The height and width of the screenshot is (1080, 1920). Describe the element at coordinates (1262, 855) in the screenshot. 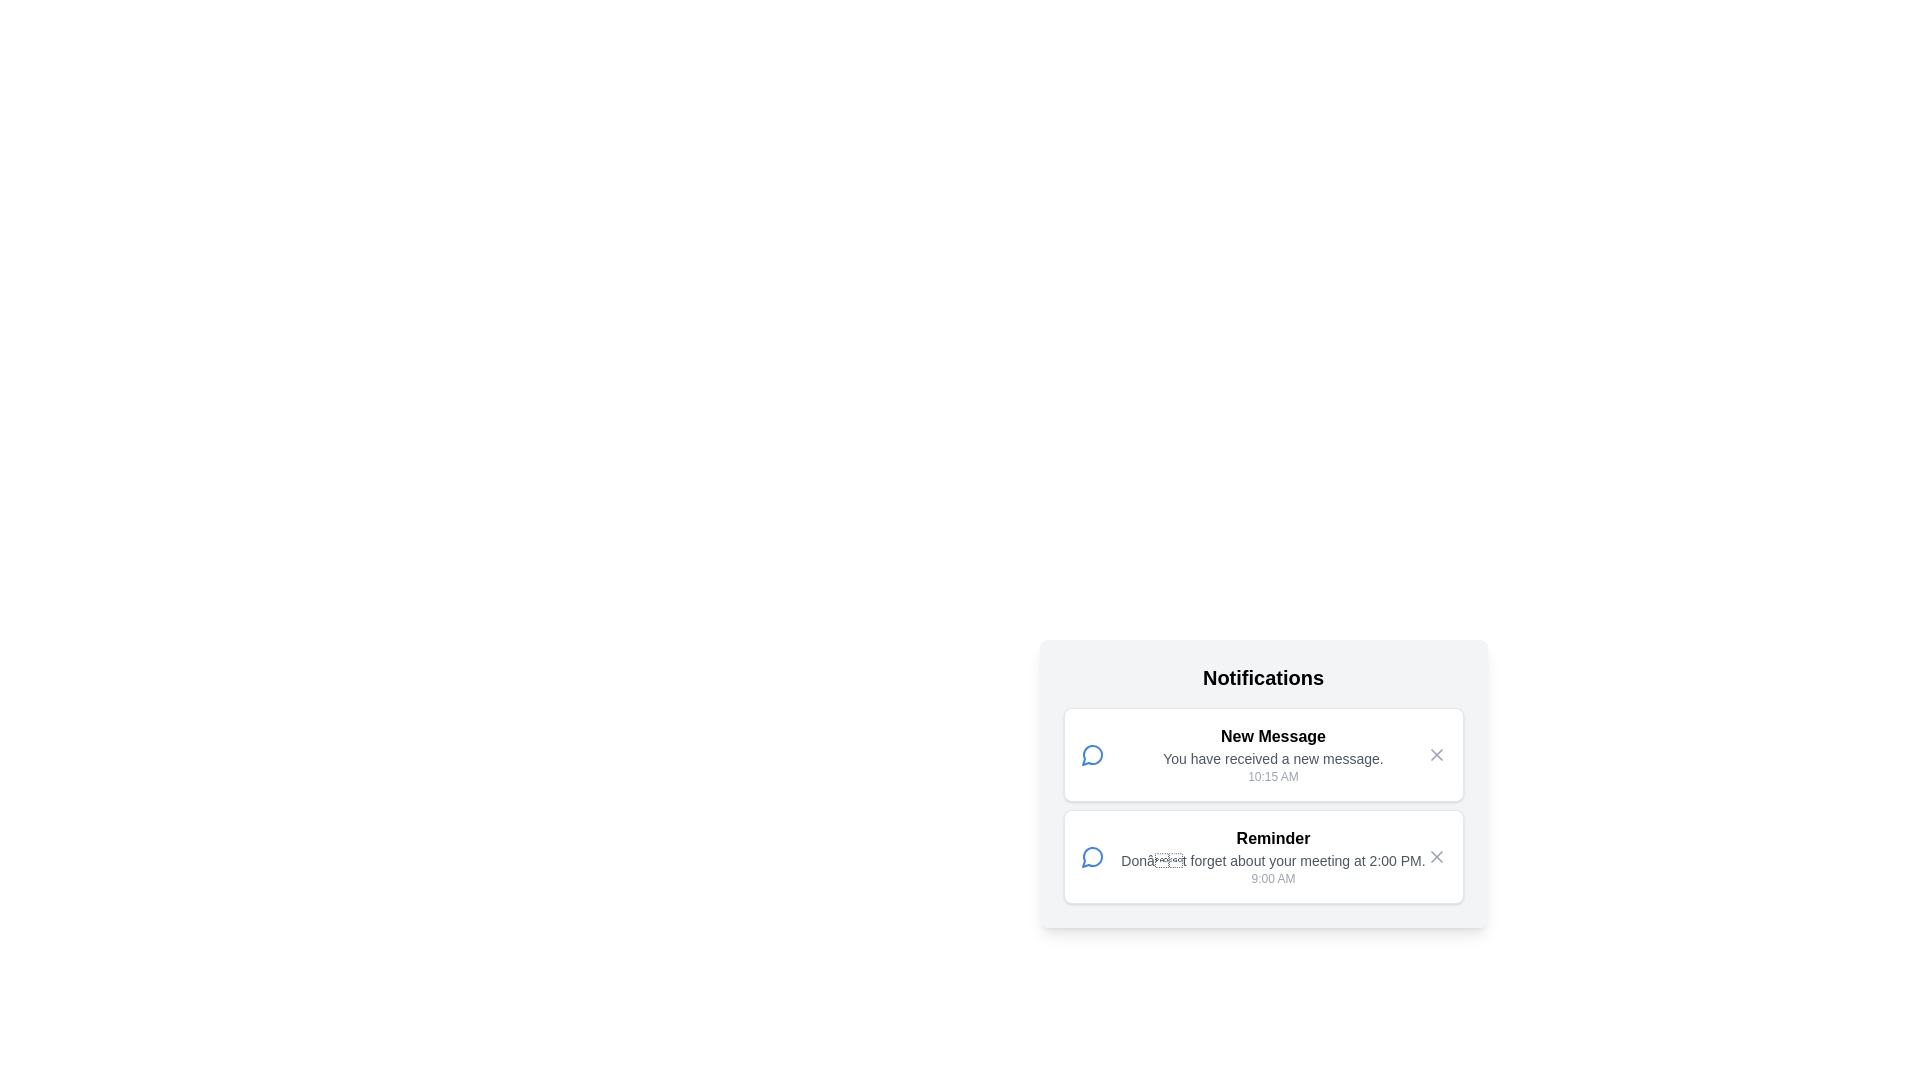

I see `the content of a notification by selecting the notification with title Reminder` at that location.